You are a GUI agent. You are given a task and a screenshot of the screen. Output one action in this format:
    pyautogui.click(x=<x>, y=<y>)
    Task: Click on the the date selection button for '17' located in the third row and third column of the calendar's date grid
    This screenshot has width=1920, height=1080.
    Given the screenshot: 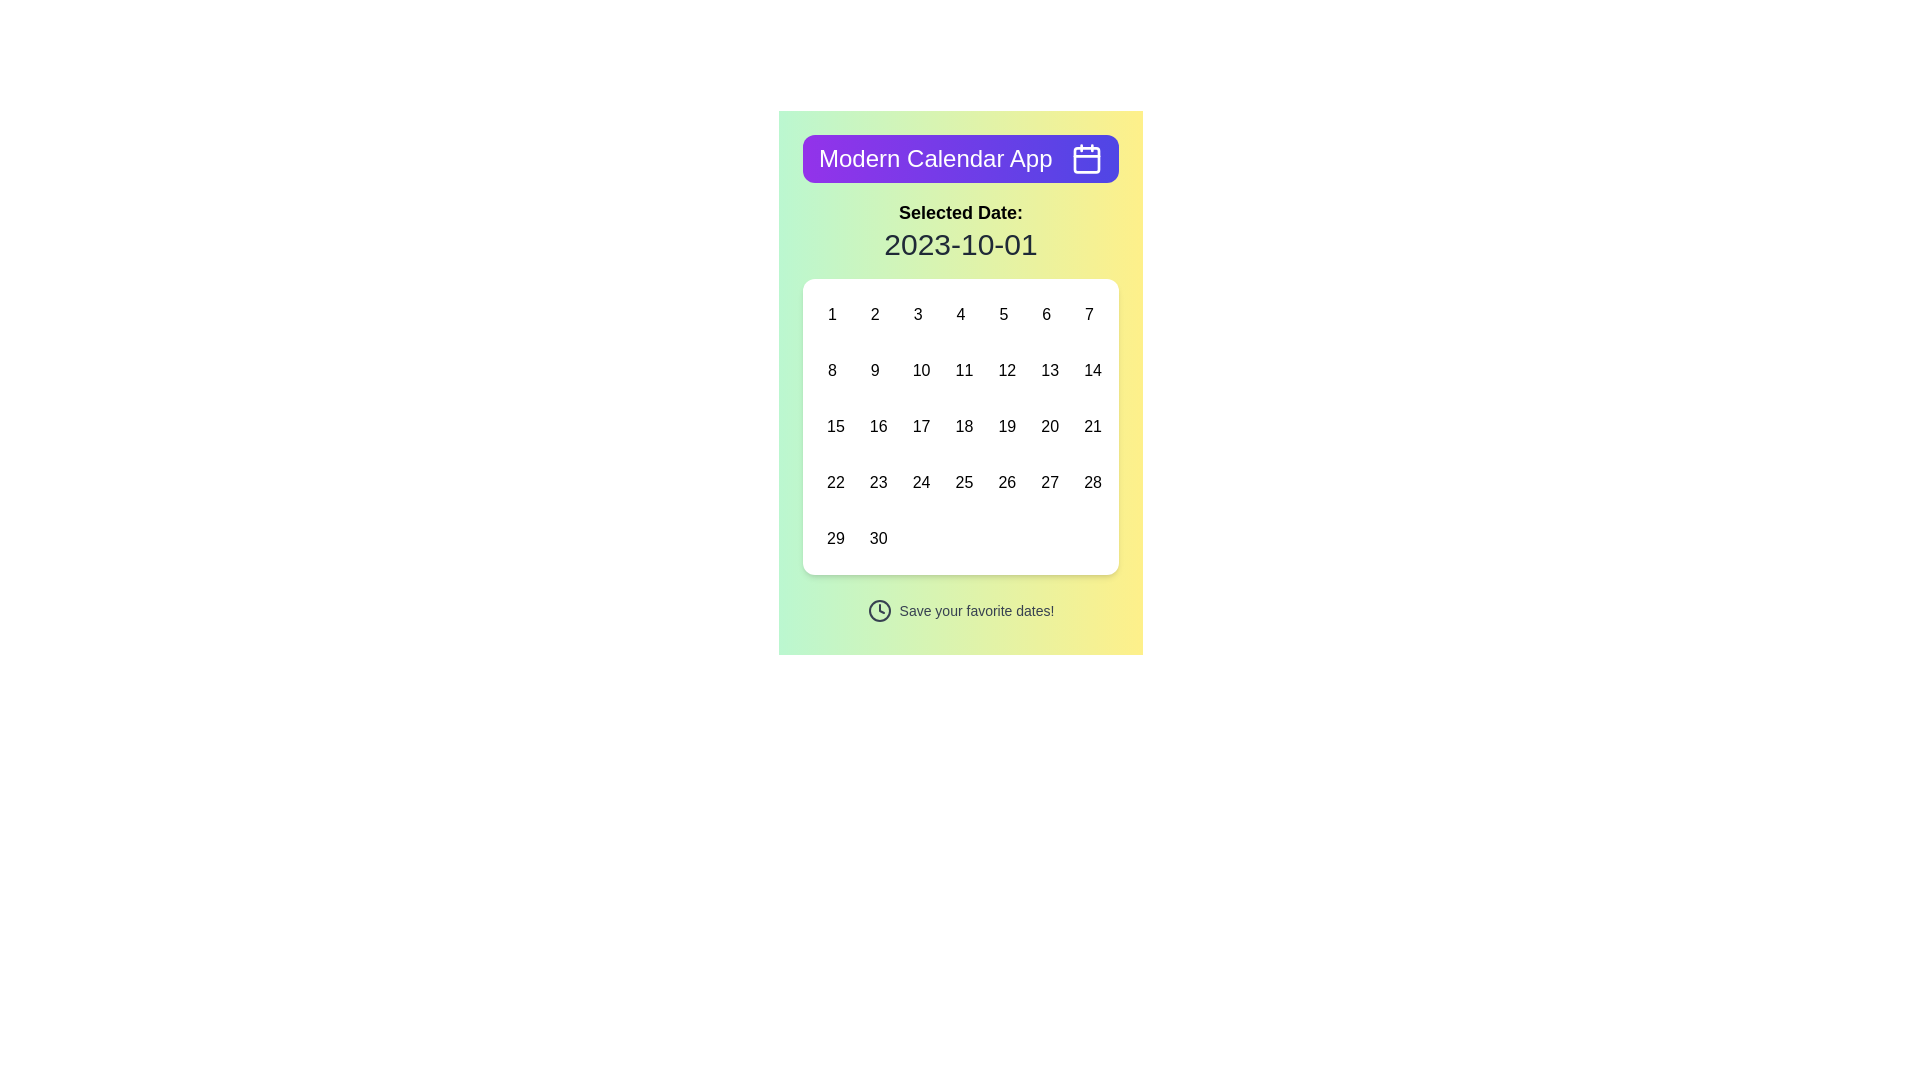 What is the action you would take?
    pyautogui.click(x=917, y=426)
    